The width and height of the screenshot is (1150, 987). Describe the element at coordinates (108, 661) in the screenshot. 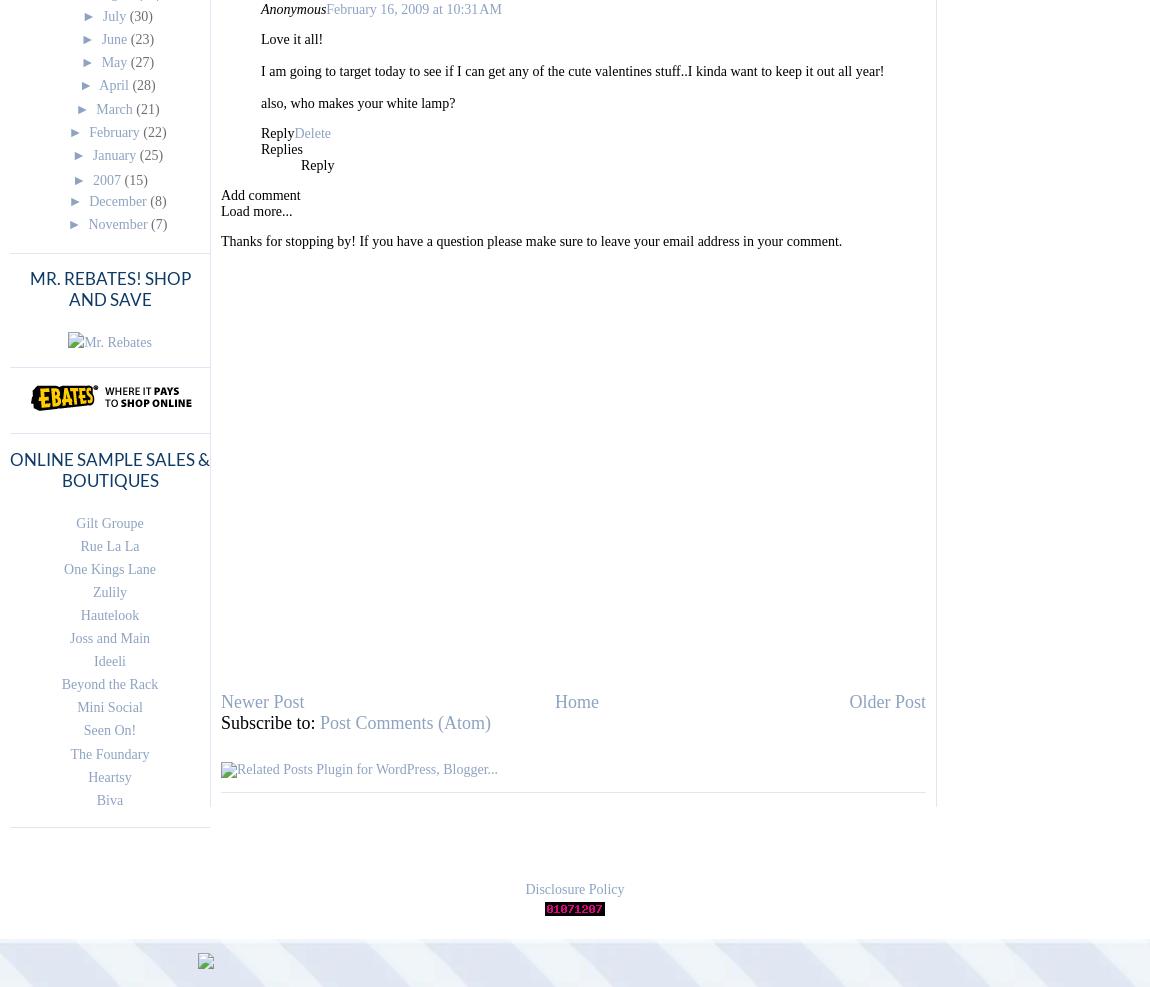

I see `'Ideeli'` at that location.